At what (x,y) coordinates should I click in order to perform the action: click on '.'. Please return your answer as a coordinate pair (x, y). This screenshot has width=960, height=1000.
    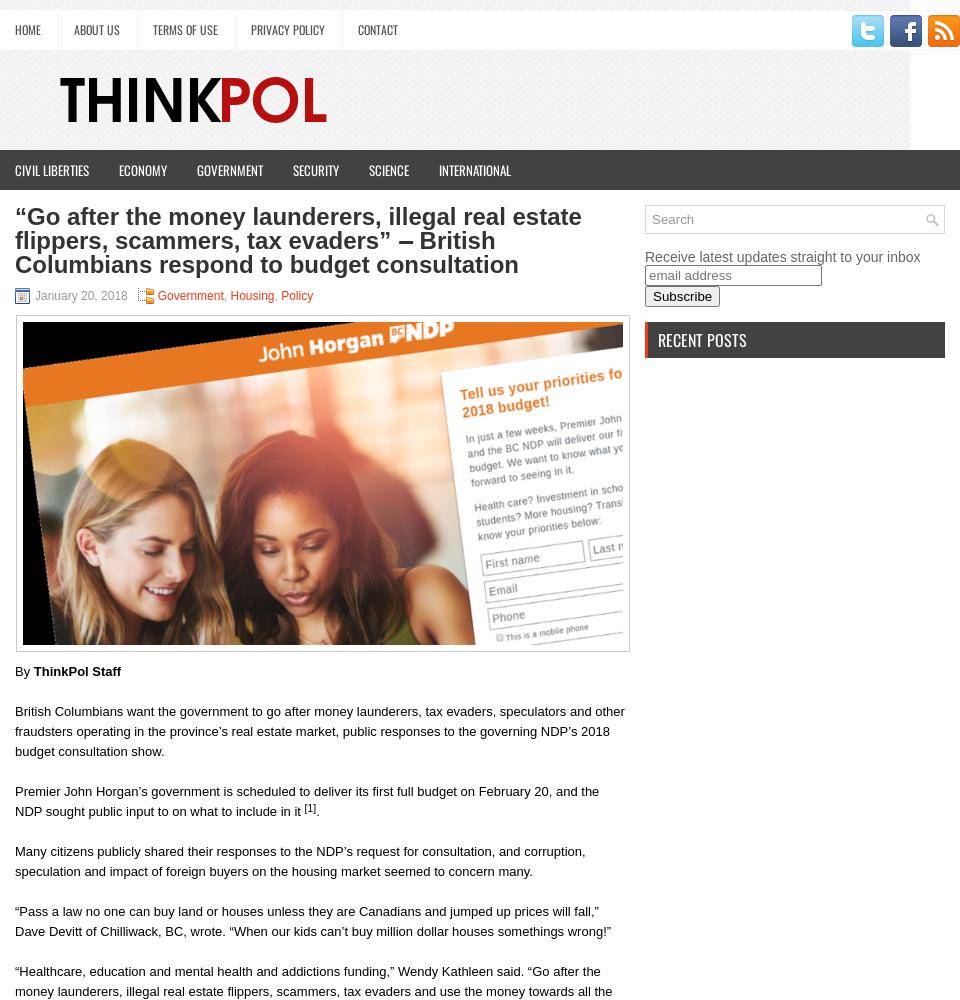
    Looking at the image, I should click on (317, 811).